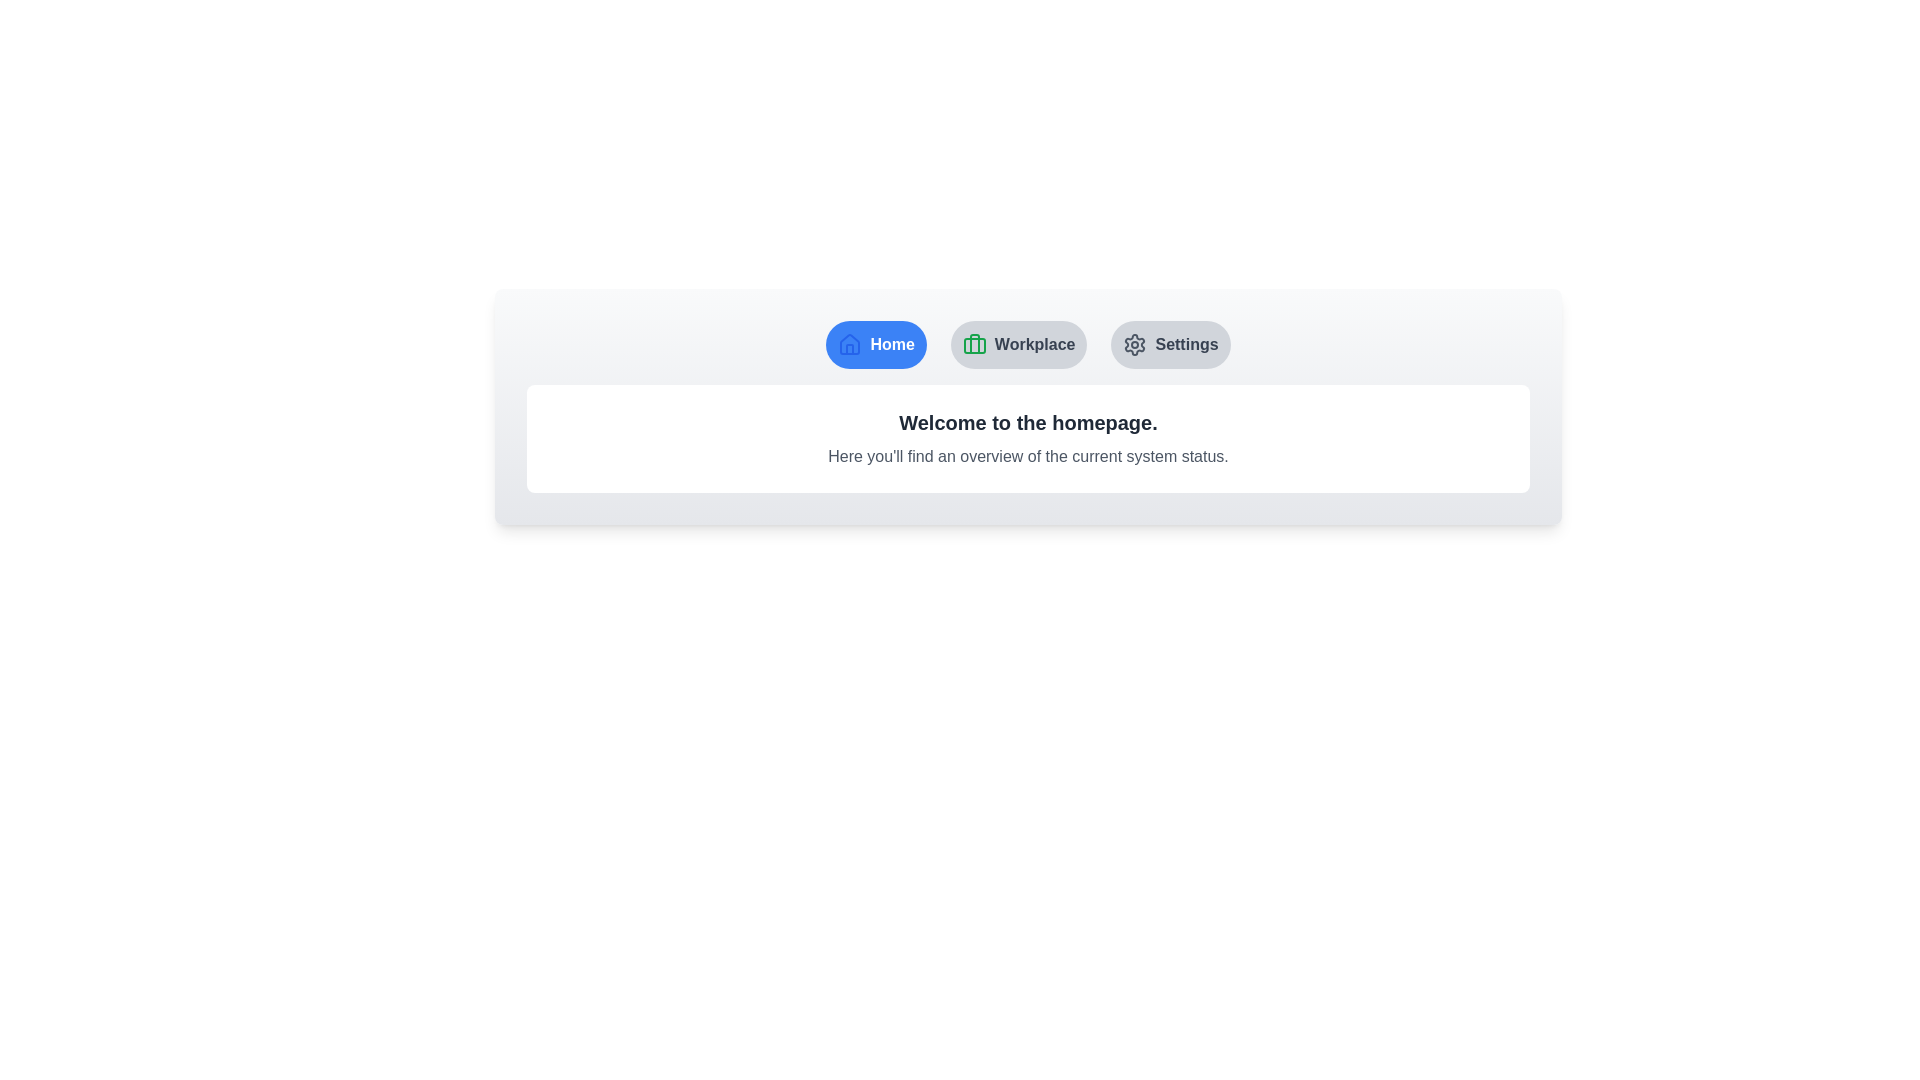 The image size is (1920, 1080). What do you see at coordinates (850, 343) in the screenshot?
I see `the icon associated with the 'Home' tab` at bounding box center [850, 343].